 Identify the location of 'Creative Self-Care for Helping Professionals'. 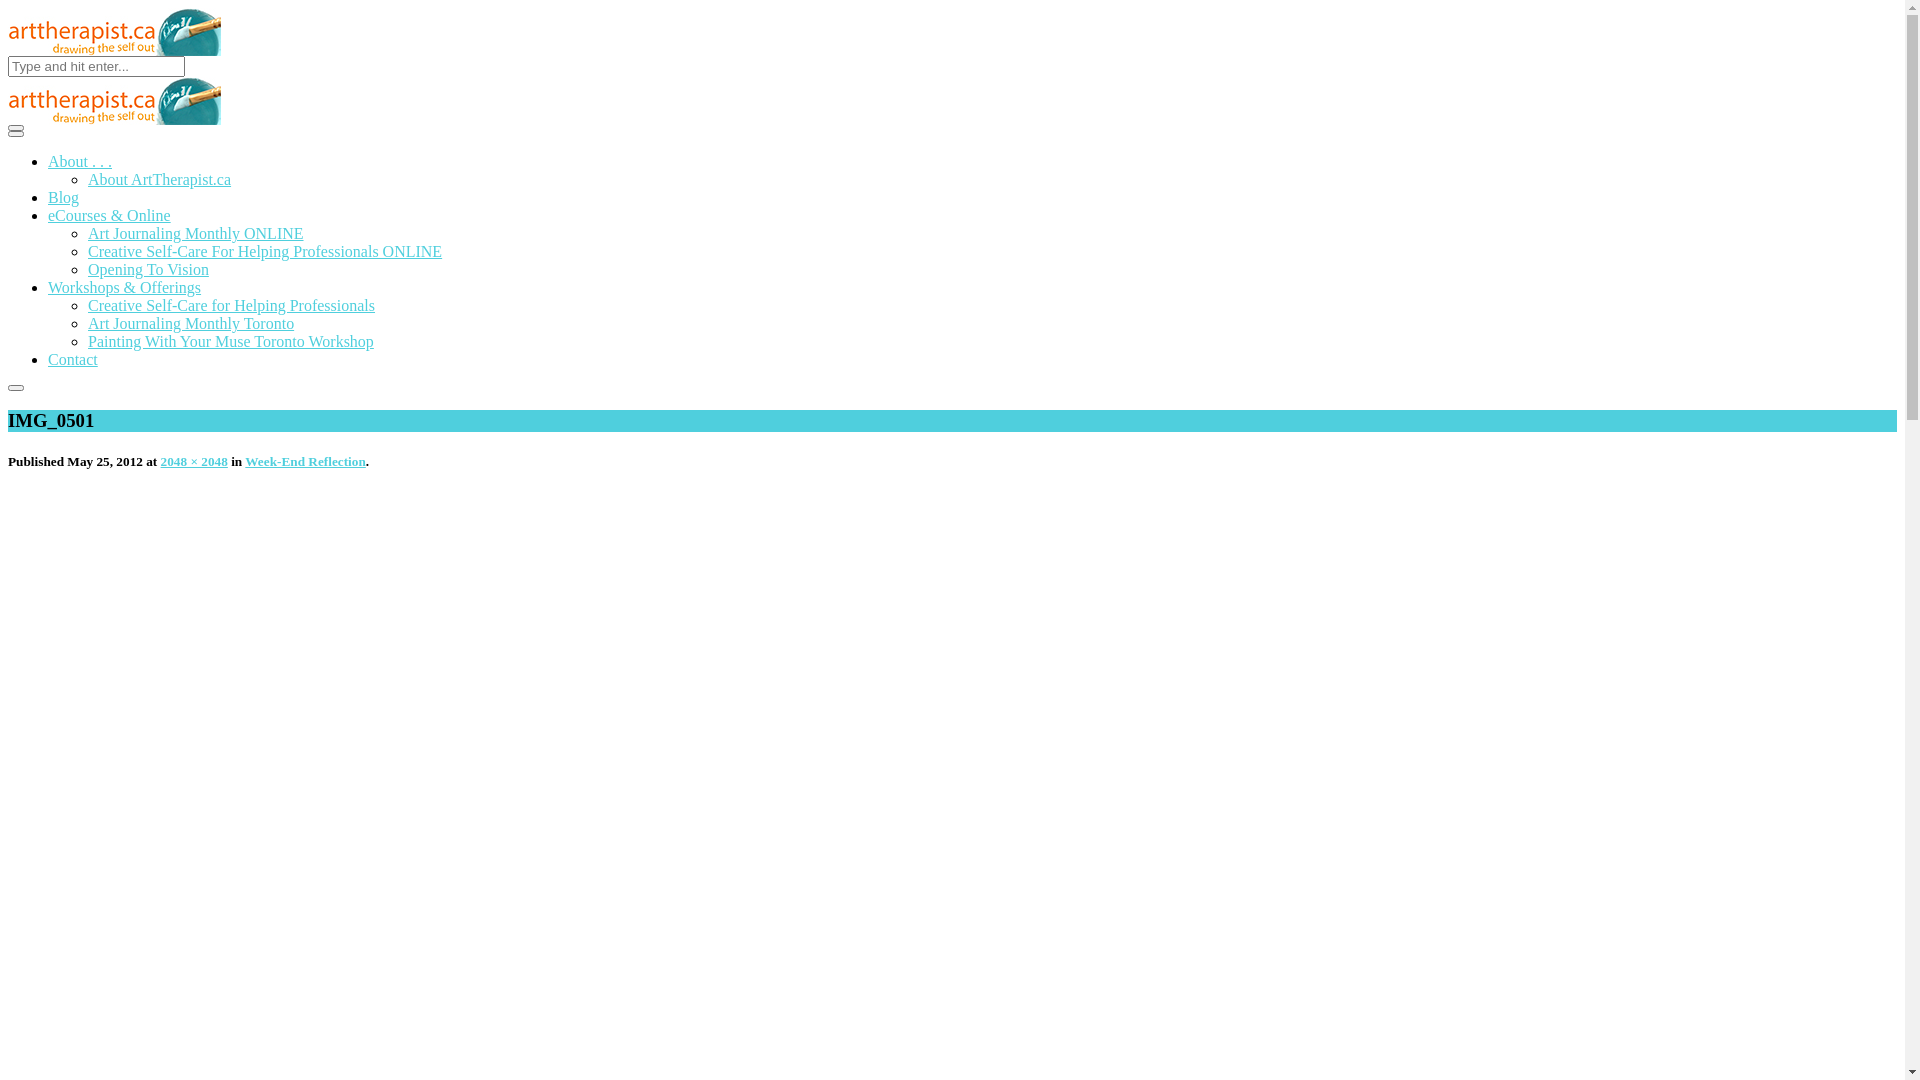
(231, 305).